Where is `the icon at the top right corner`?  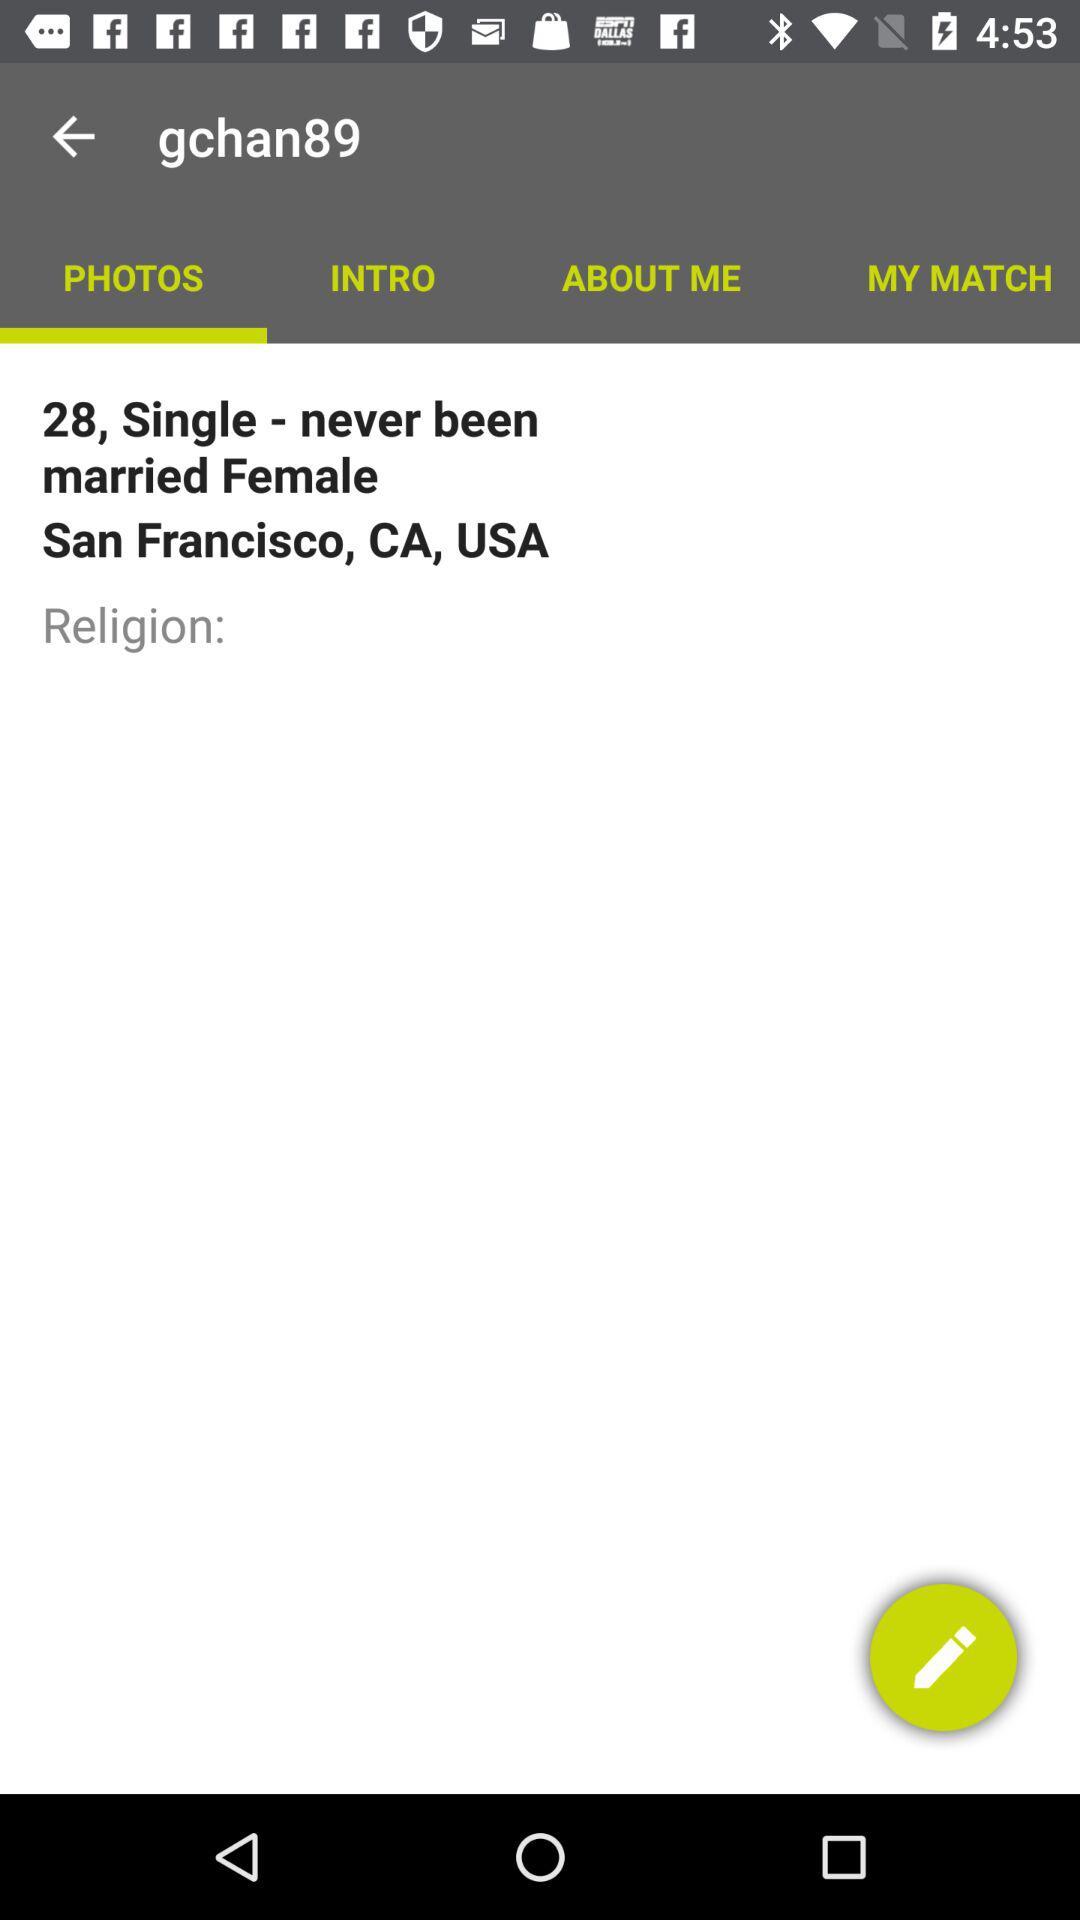 the icon at the top right corner is located at coordinates (941, 275).